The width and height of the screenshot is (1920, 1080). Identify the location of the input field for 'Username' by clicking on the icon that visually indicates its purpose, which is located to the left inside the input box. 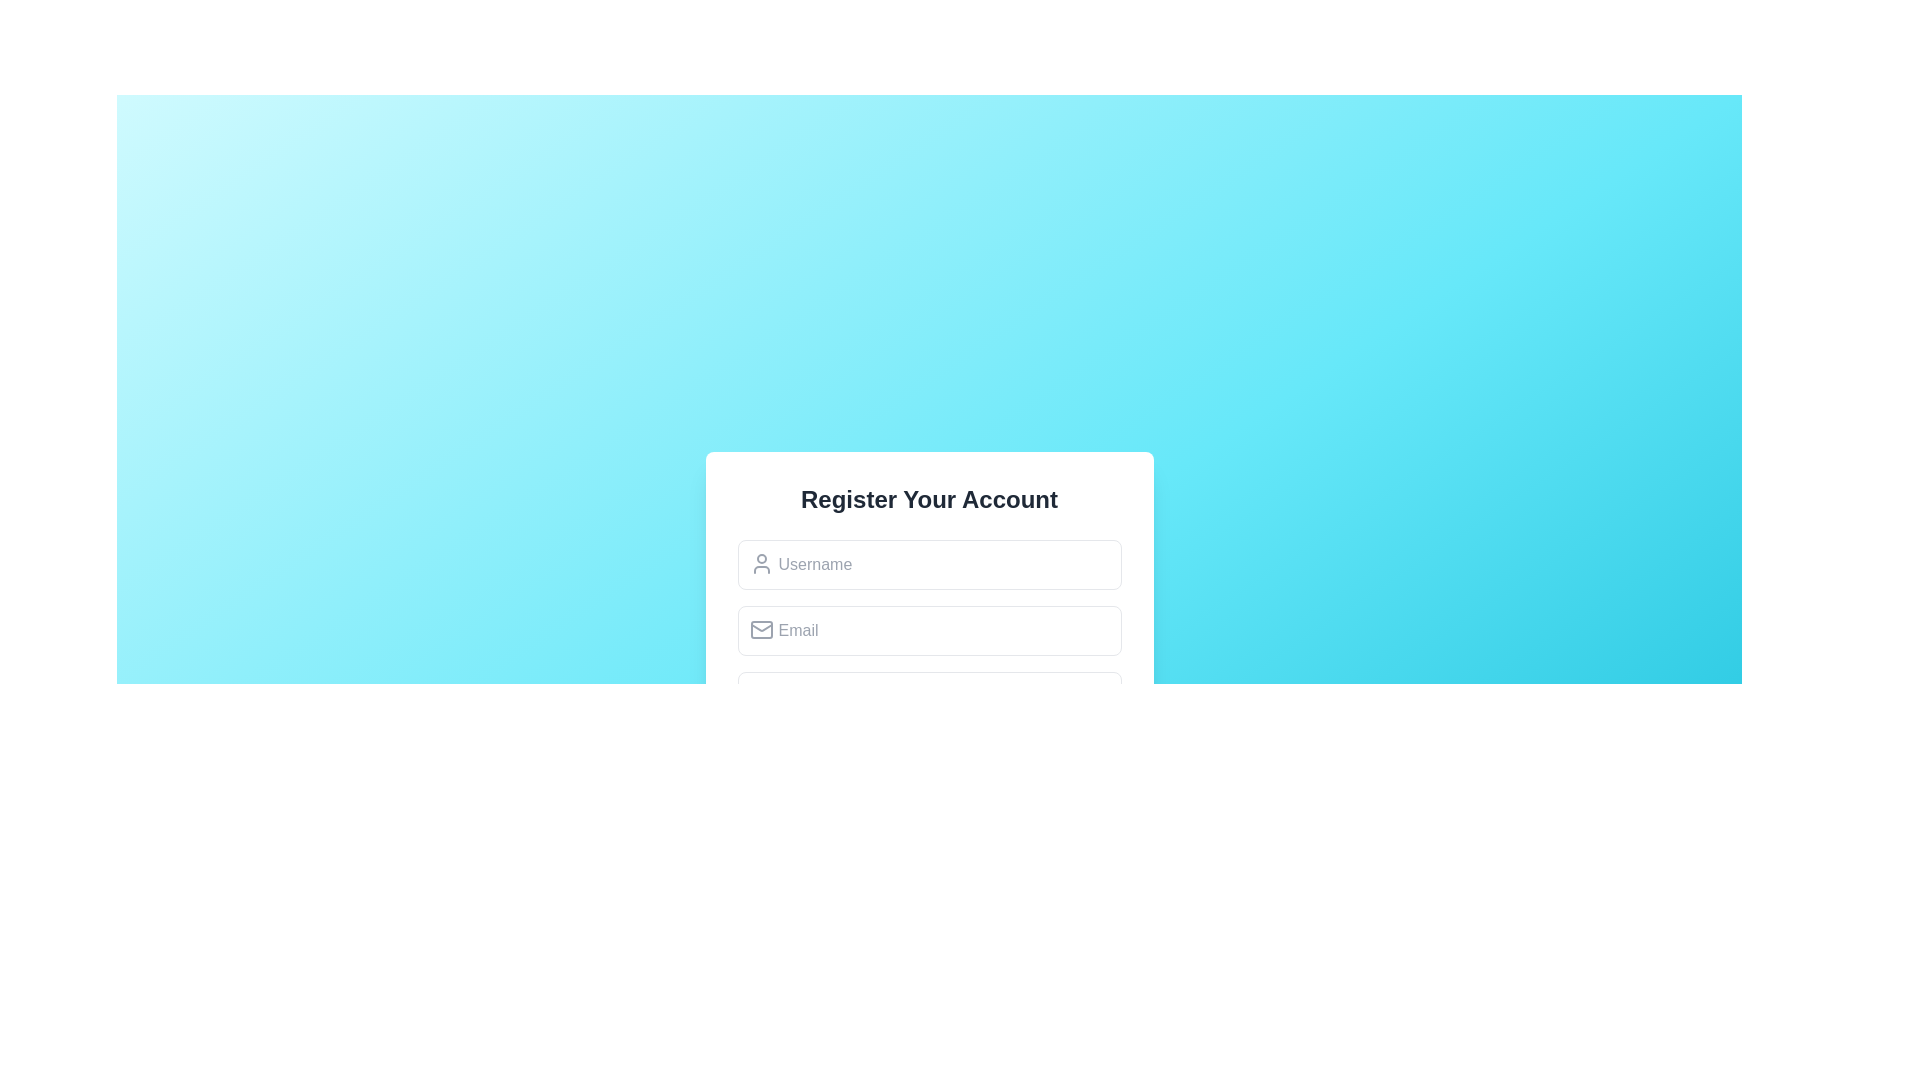
(760, 563).